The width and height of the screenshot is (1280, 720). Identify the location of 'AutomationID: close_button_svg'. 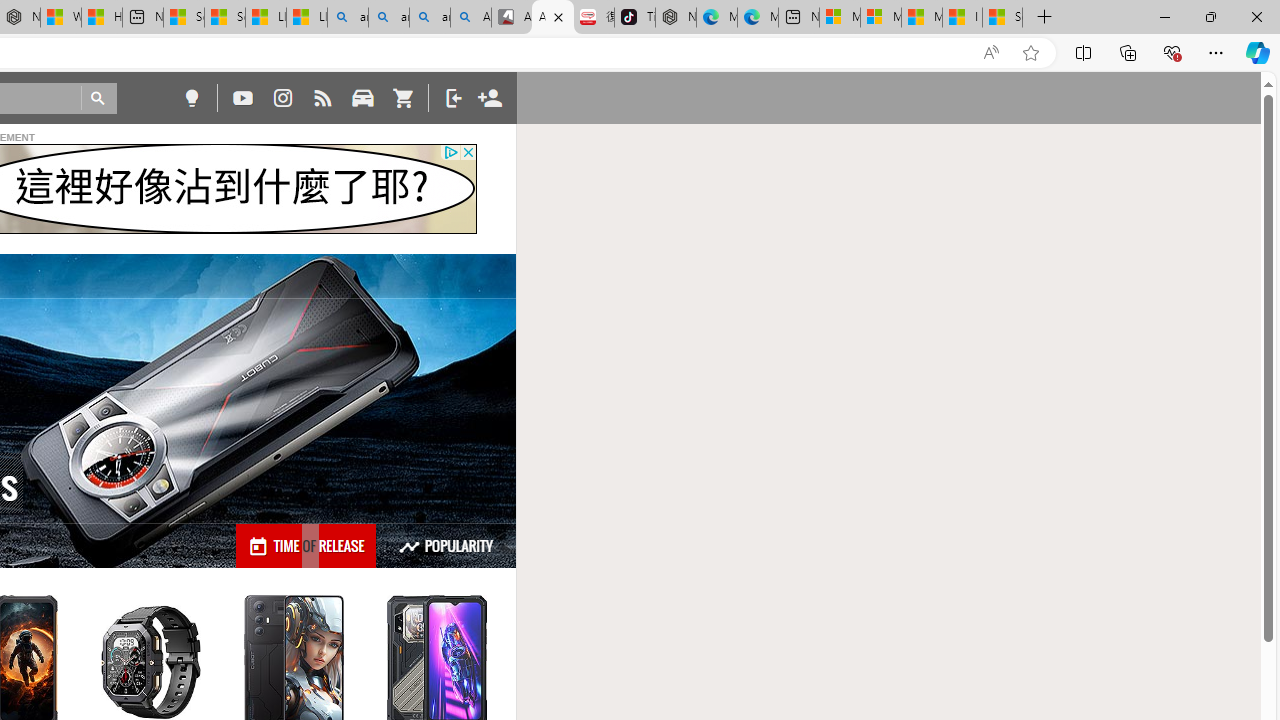
(467, 151).